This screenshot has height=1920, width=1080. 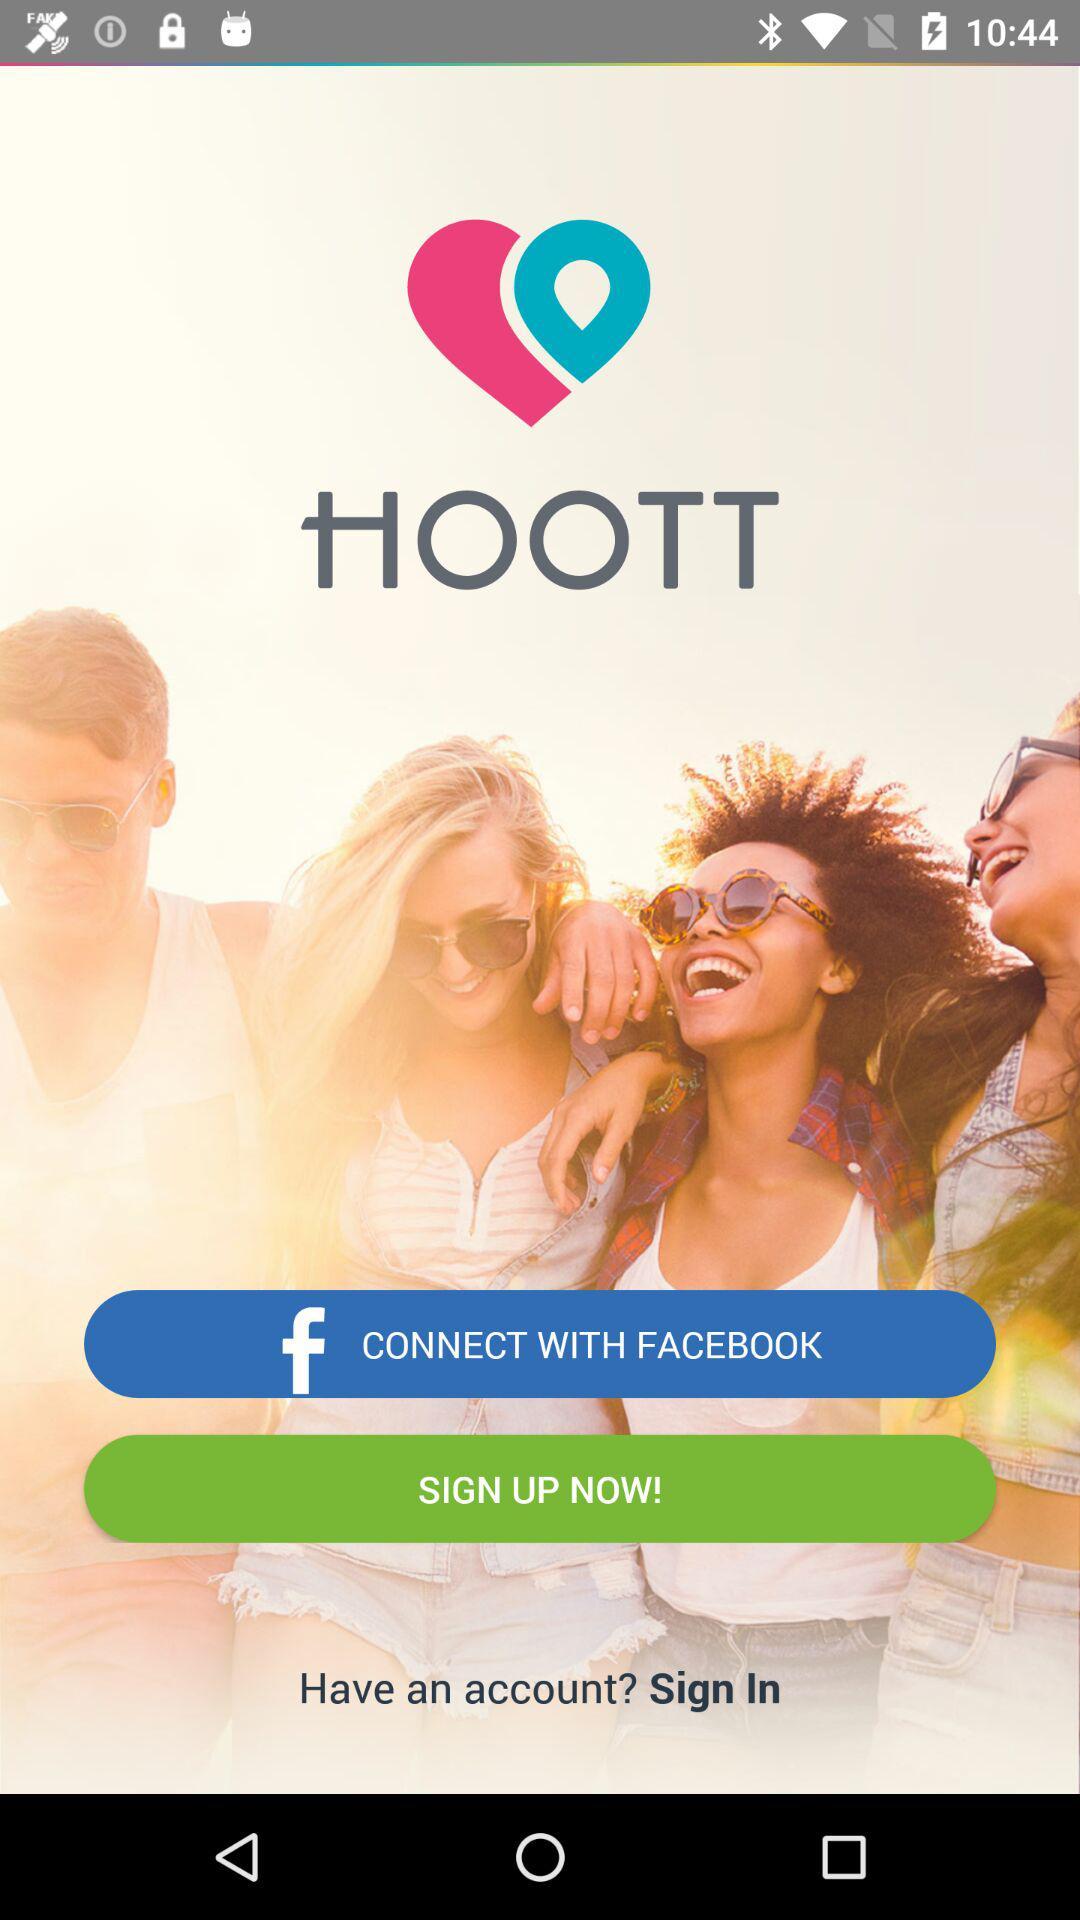 I want to click on icon to the right of have an account?, so click(x=714, y=1685).